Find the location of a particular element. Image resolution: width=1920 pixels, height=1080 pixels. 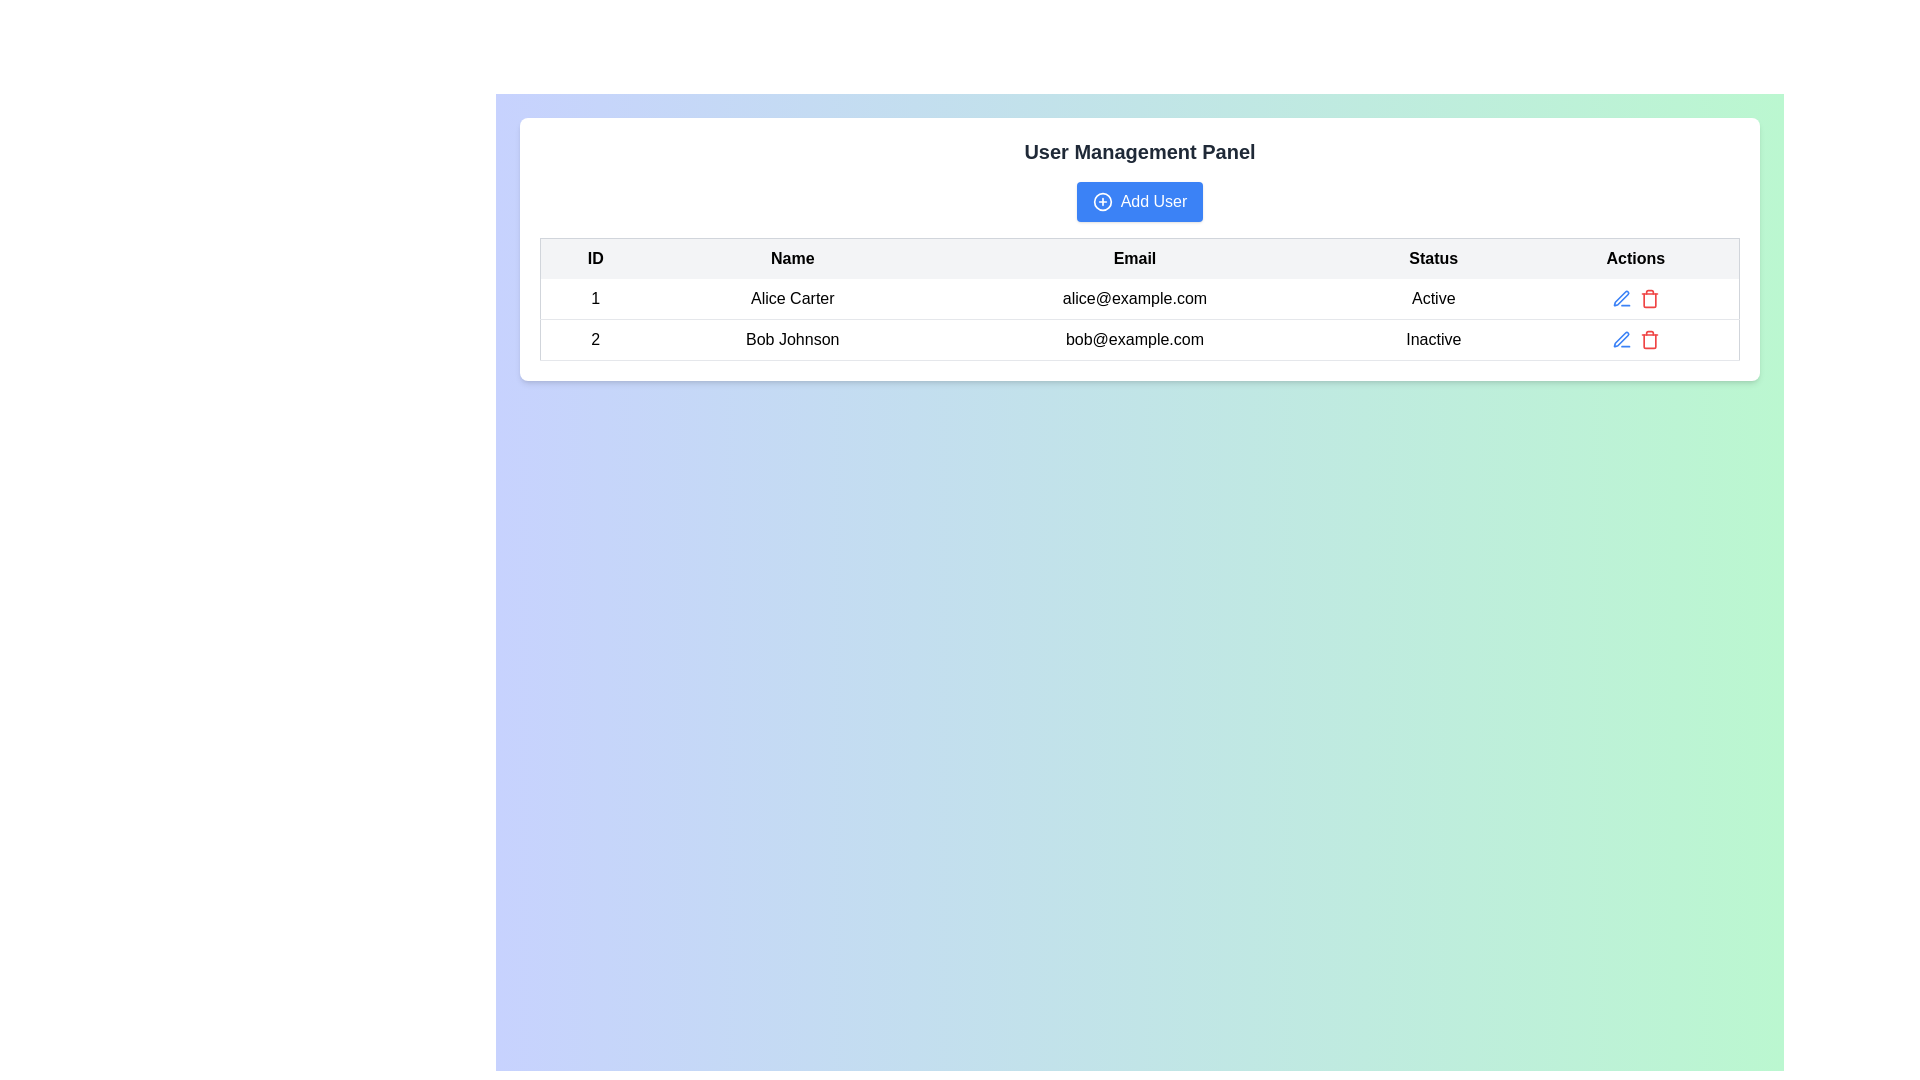

the static label indicating the current status ('Inactive') of the user located in the second row of the 'Status' column, between the 'Email' and 'Actions' columns is located at coordinates (1432, 338).